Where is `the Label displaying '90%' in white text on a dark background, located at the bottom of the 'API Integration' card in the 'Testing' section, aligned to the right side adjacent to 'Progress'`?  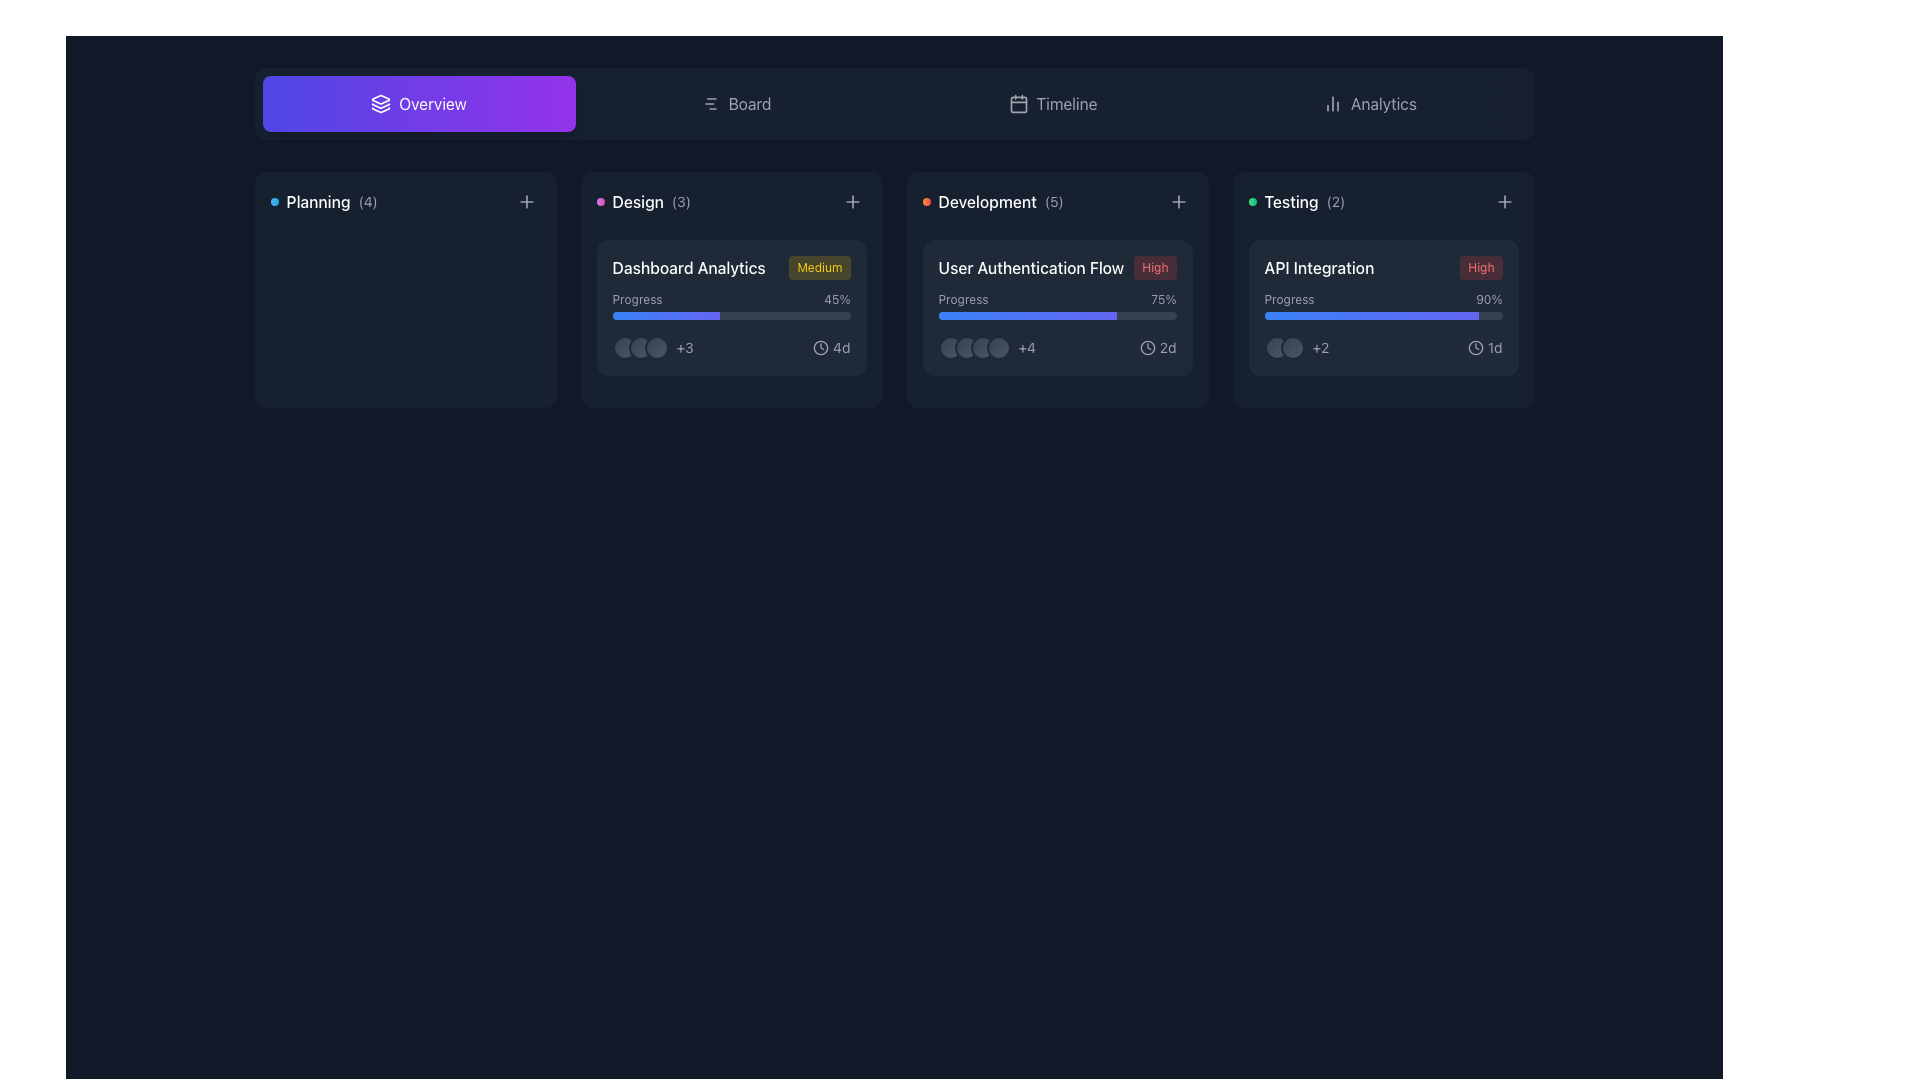 the Label displaying '90%' in white text on a dark background, located at the bottom of the 'API Integration' card in the 'Testing' section, aligned to the right side adjacent to 'Progress' is located at coordinates (1489, 300).